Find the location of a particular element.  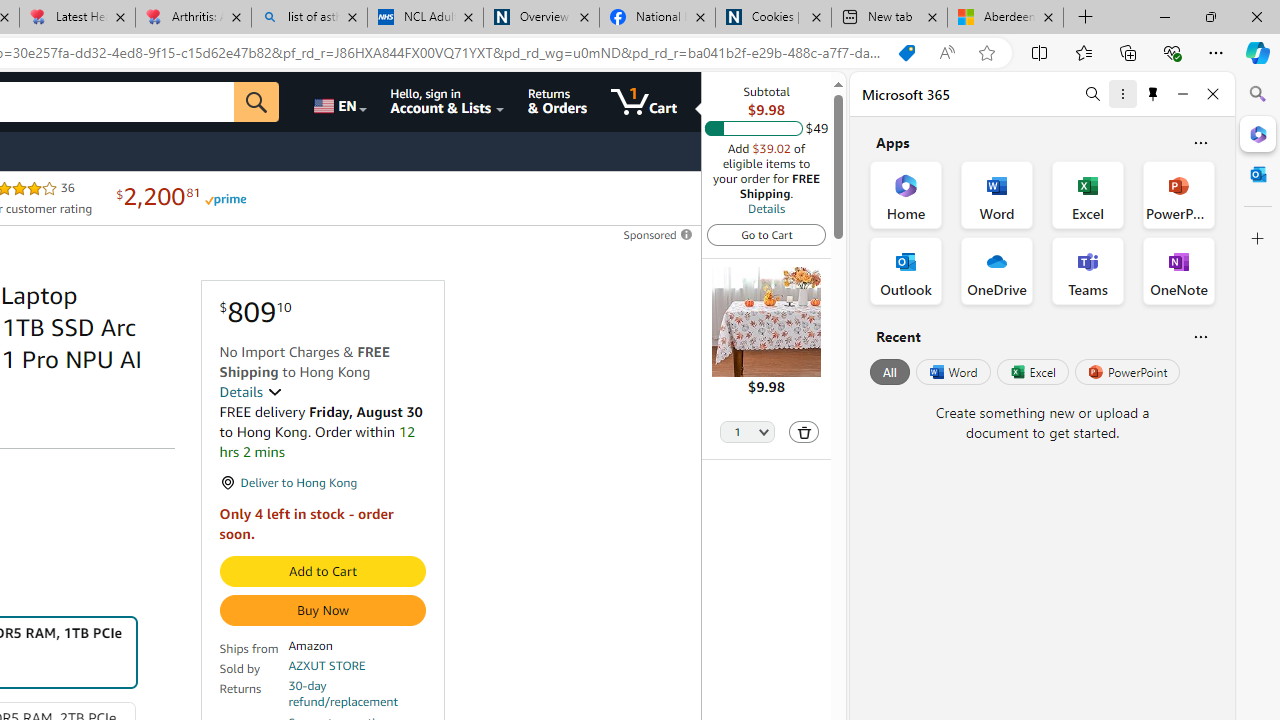

'Returns & Orders' is located at coordinates (557, 101).